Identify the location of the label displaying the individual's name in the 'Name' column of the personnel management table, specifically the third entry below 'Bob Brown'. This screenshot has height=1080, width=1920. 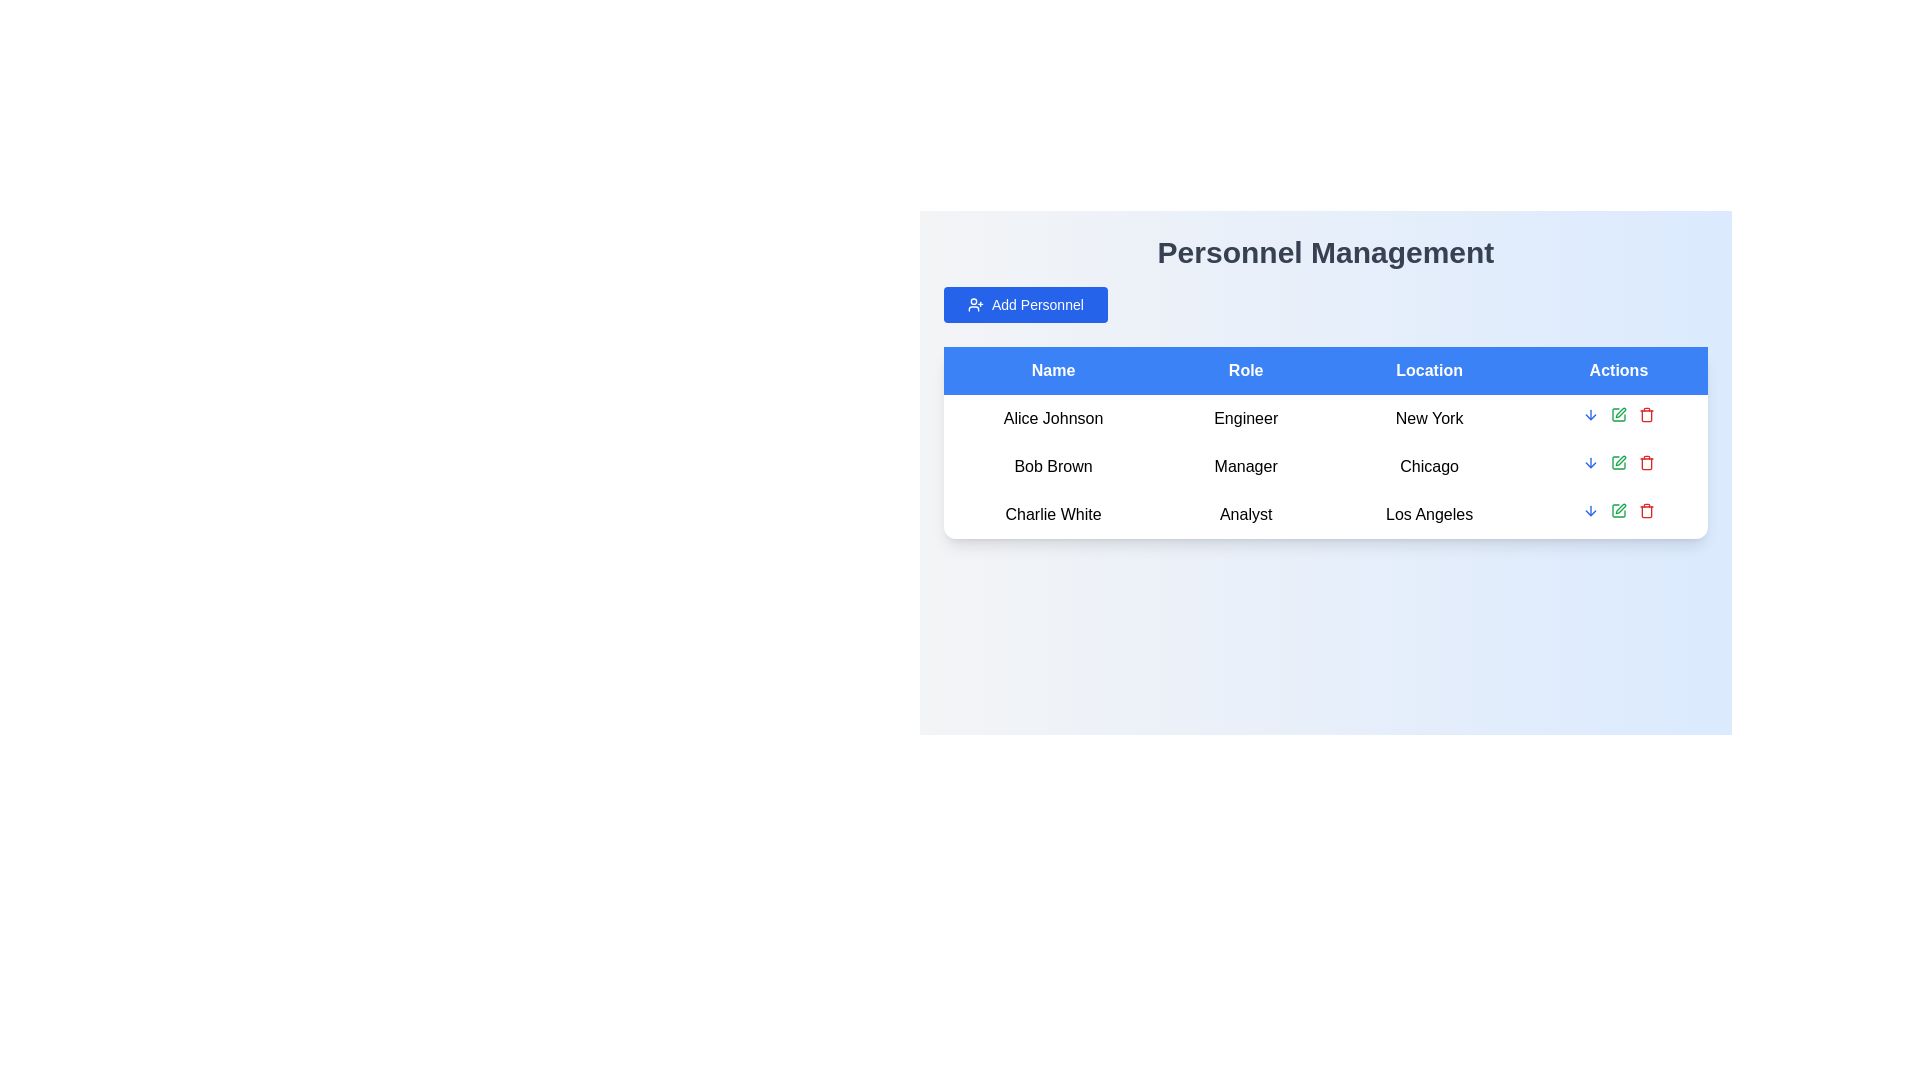
(1052, 514).